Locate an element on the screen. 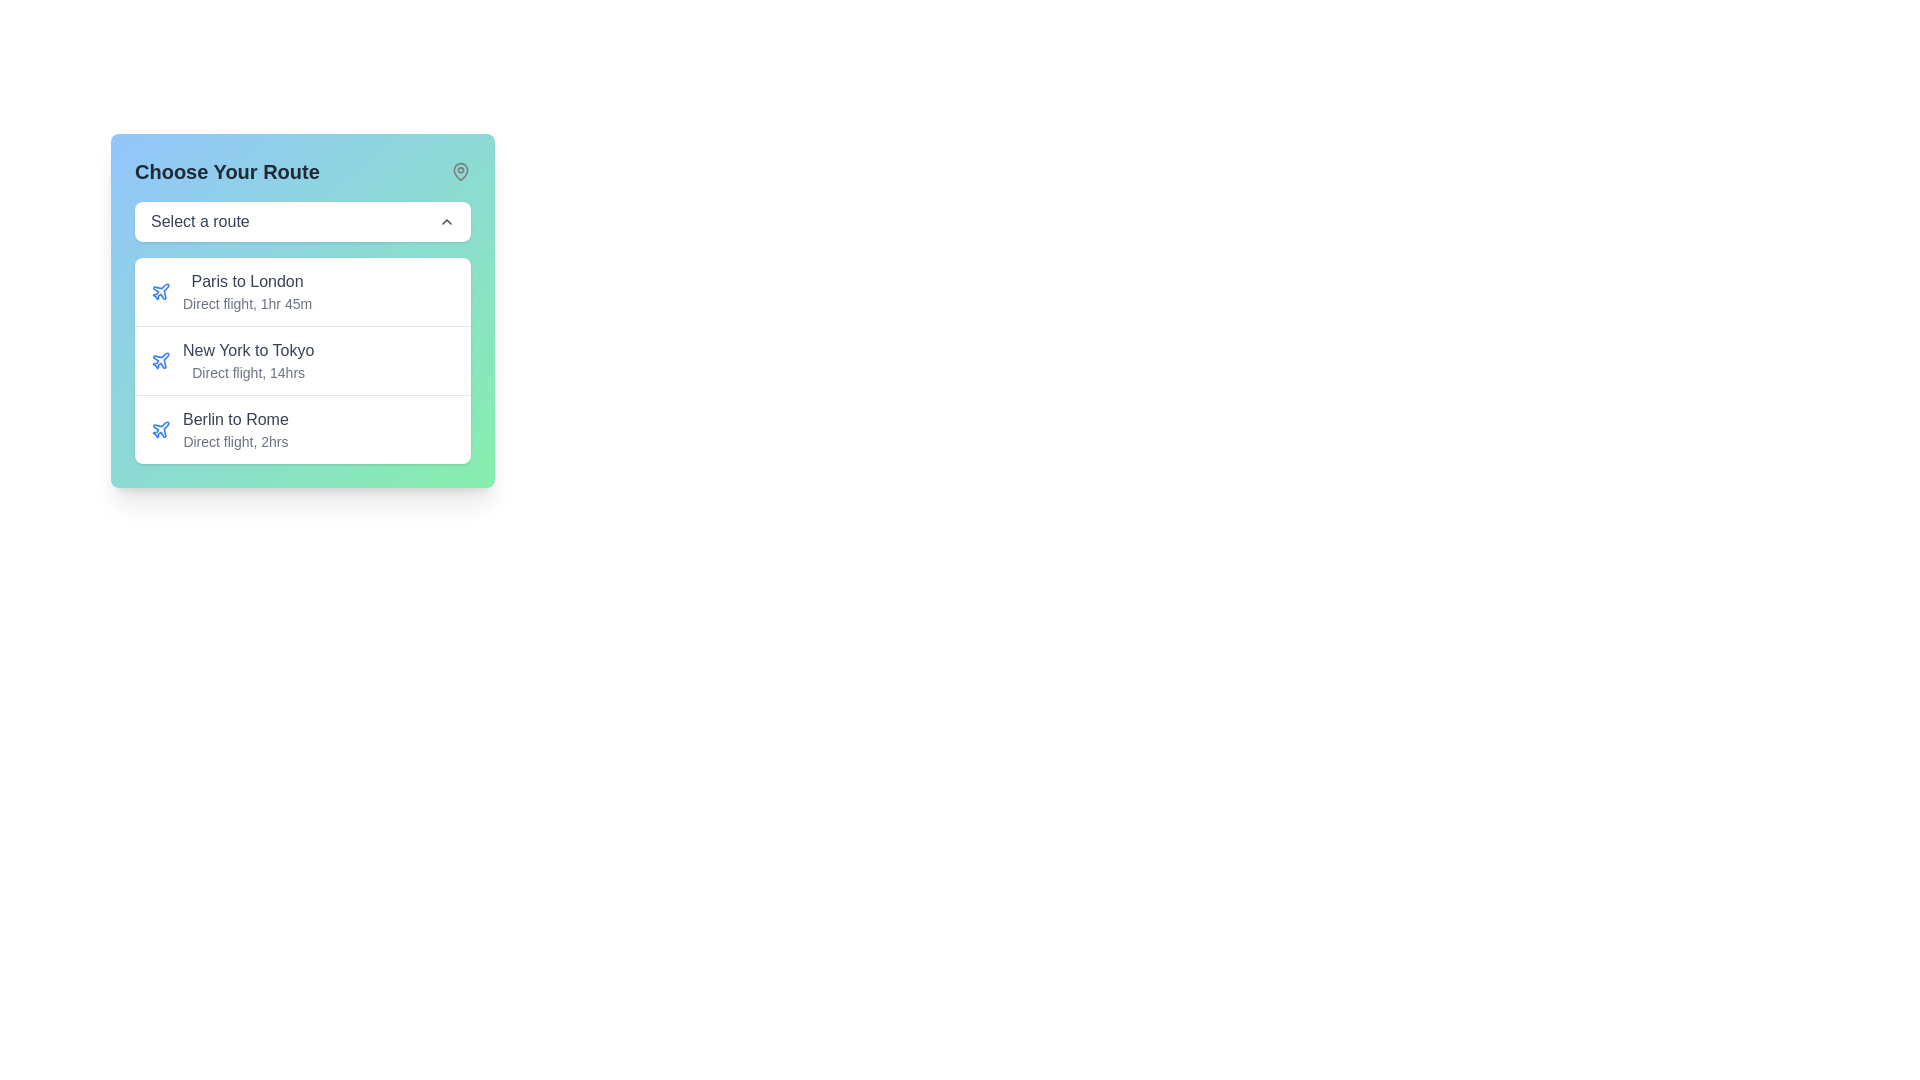 The height and width of the screenshot is (1080, 1920). the plane icon representing the 'New York to Tokyo' route in the dropdown list under 'Choose Your Route' is located at coordinates (161, 291).